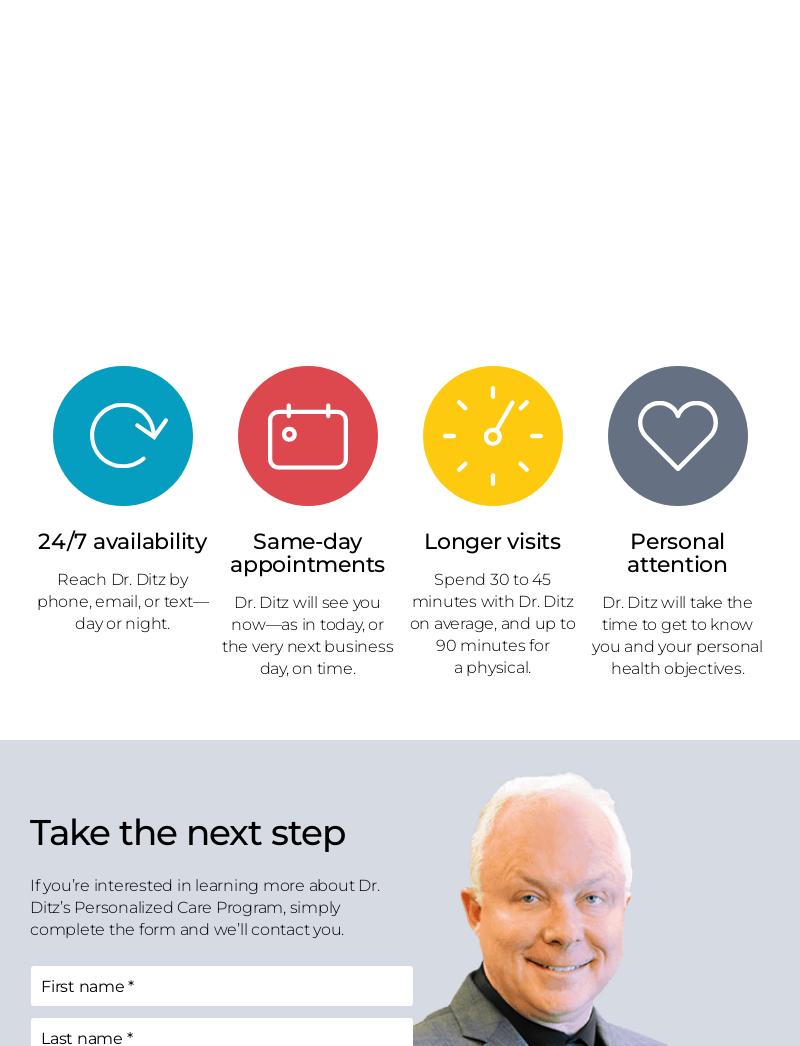 Image resolution: width=800 pixels, height=1046 pixels. I want to click on 'Dr. Ditz will see you now—as in today, or the very next business day, on time.', so click(306, 633).